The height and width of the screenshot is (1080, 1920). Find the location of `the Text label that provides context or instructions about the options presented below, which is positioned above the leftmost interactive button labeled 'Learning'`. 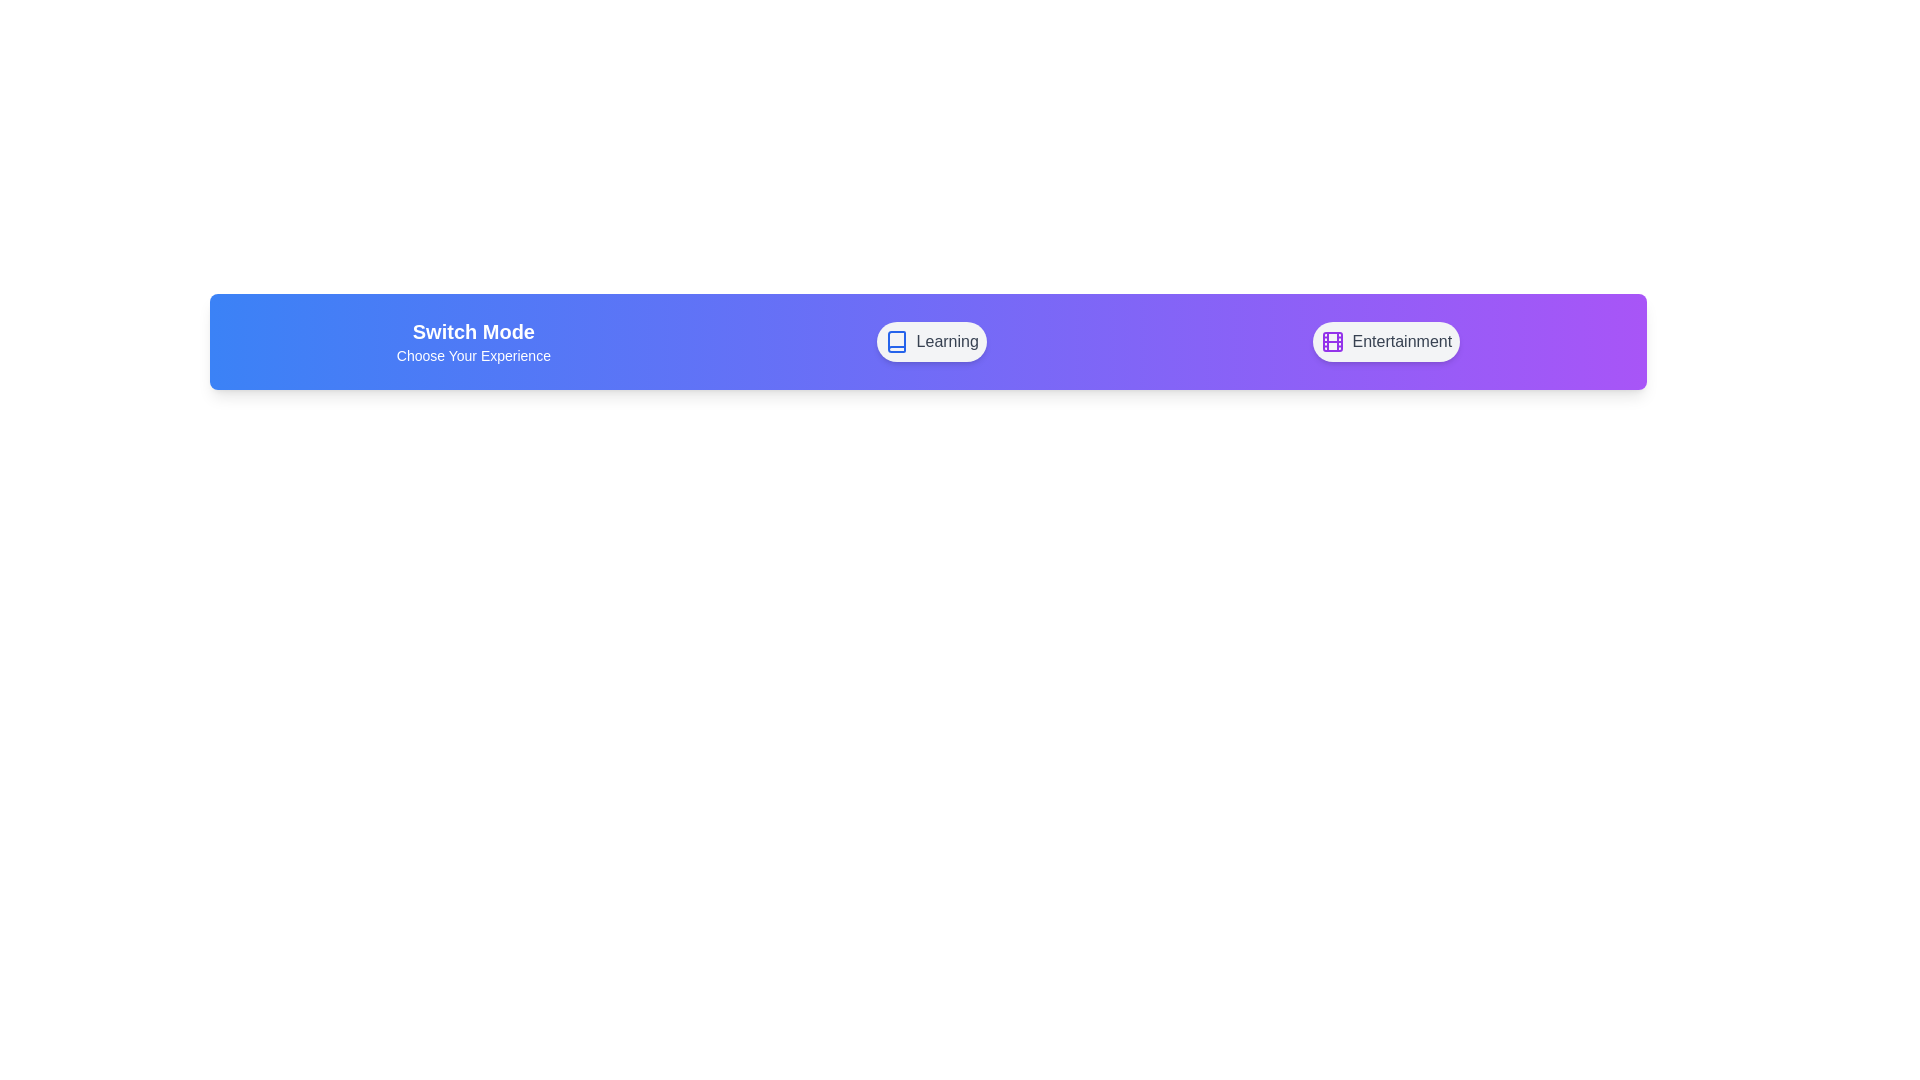

the Text label that provides context or instructions about the options presented below, which is positioned above the leftmost interactive button labeled 'Learning' is located at coordinates (472, 341).